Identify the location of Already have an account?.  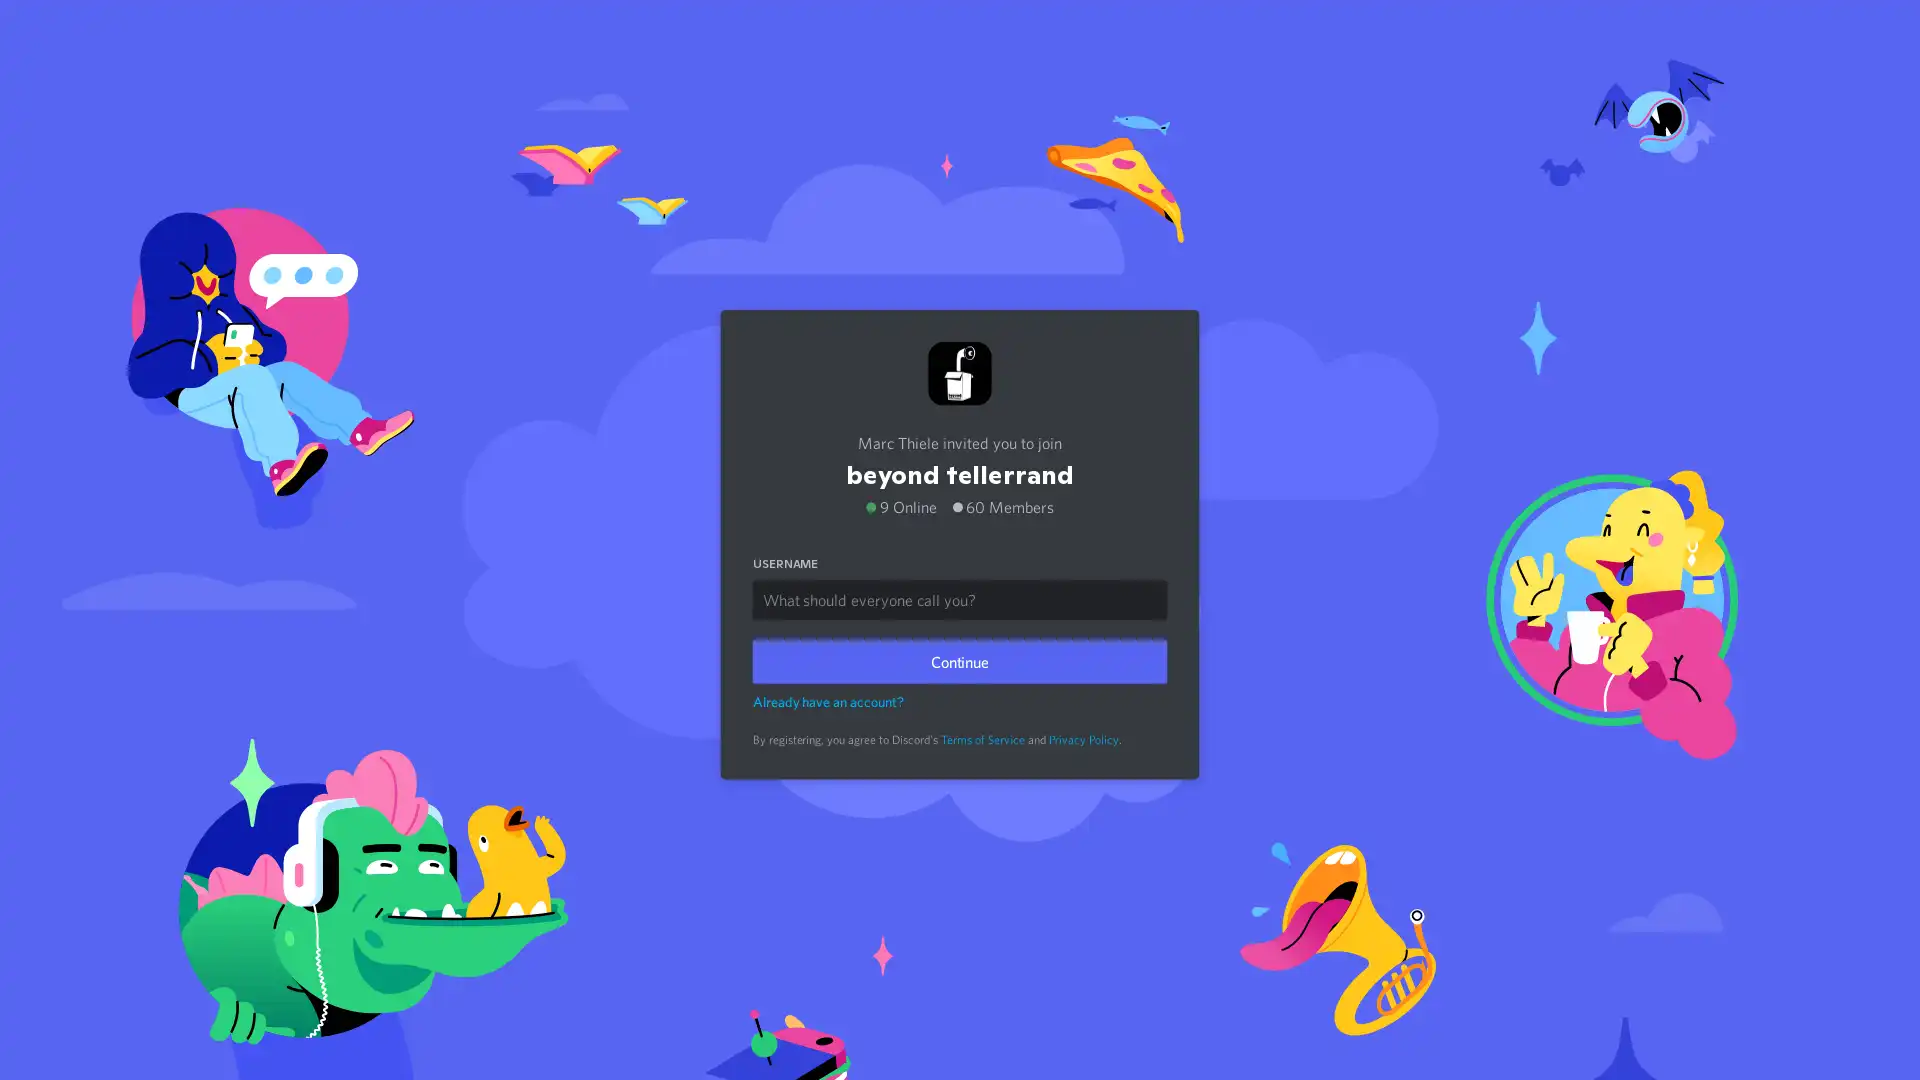
(828, 696).